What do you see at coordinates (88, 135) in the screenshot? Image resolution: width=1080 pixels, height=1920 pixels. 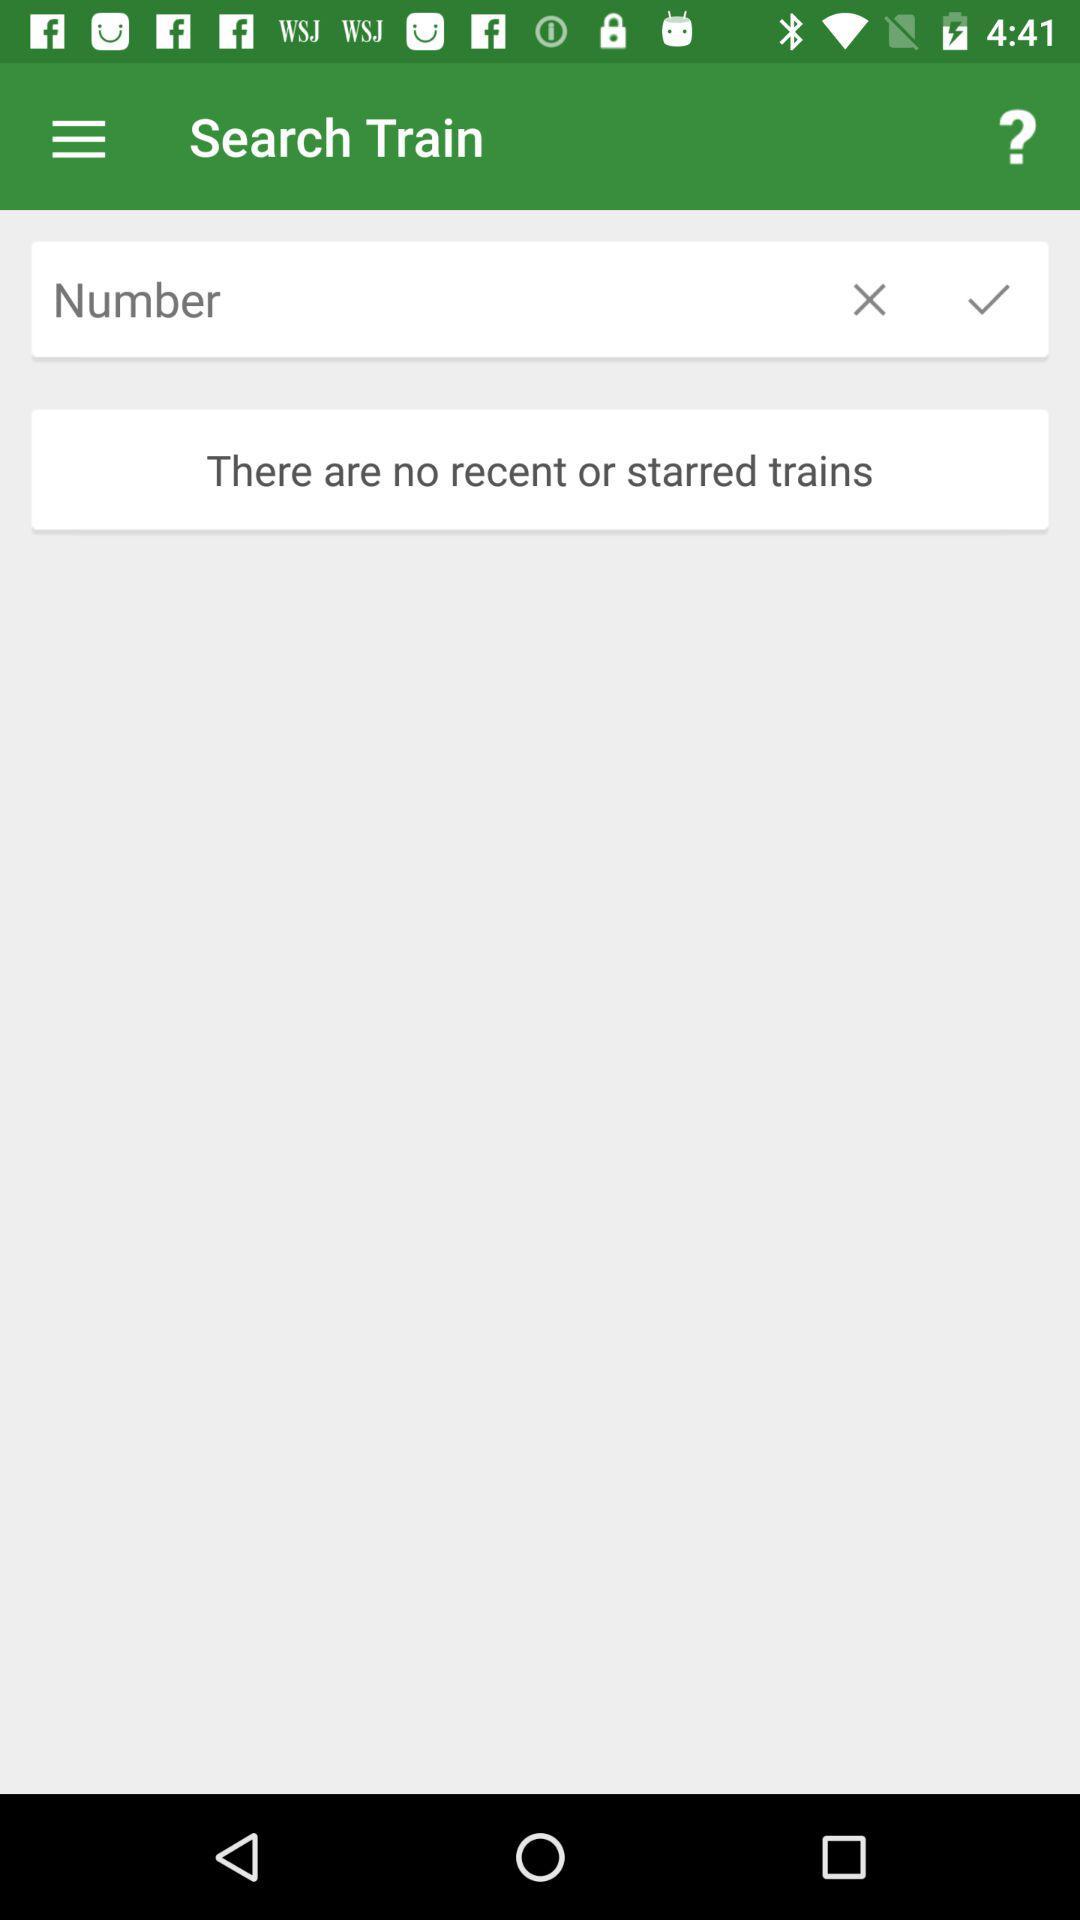 I see `pull up menu` at bounding box center [88, 135].